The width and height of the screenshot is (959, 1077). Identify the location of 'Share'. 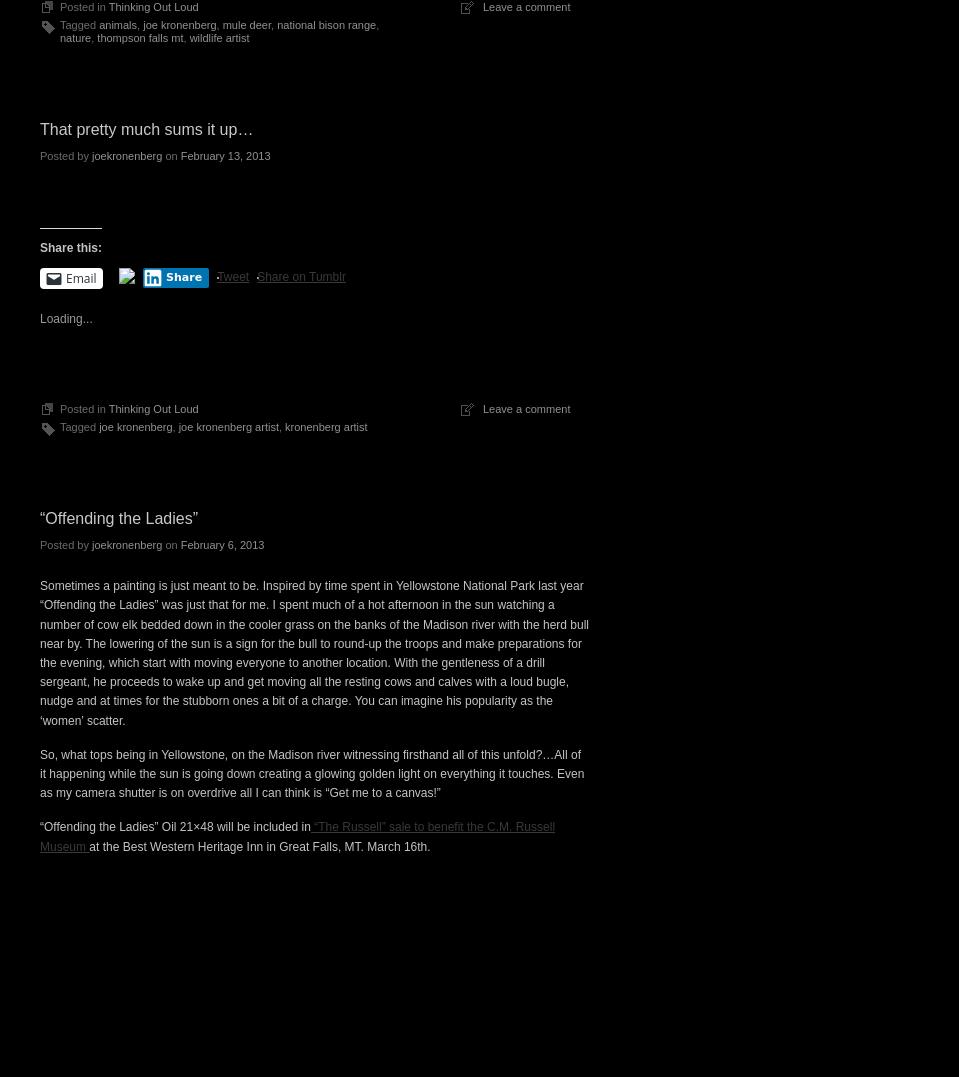
(183, 275).